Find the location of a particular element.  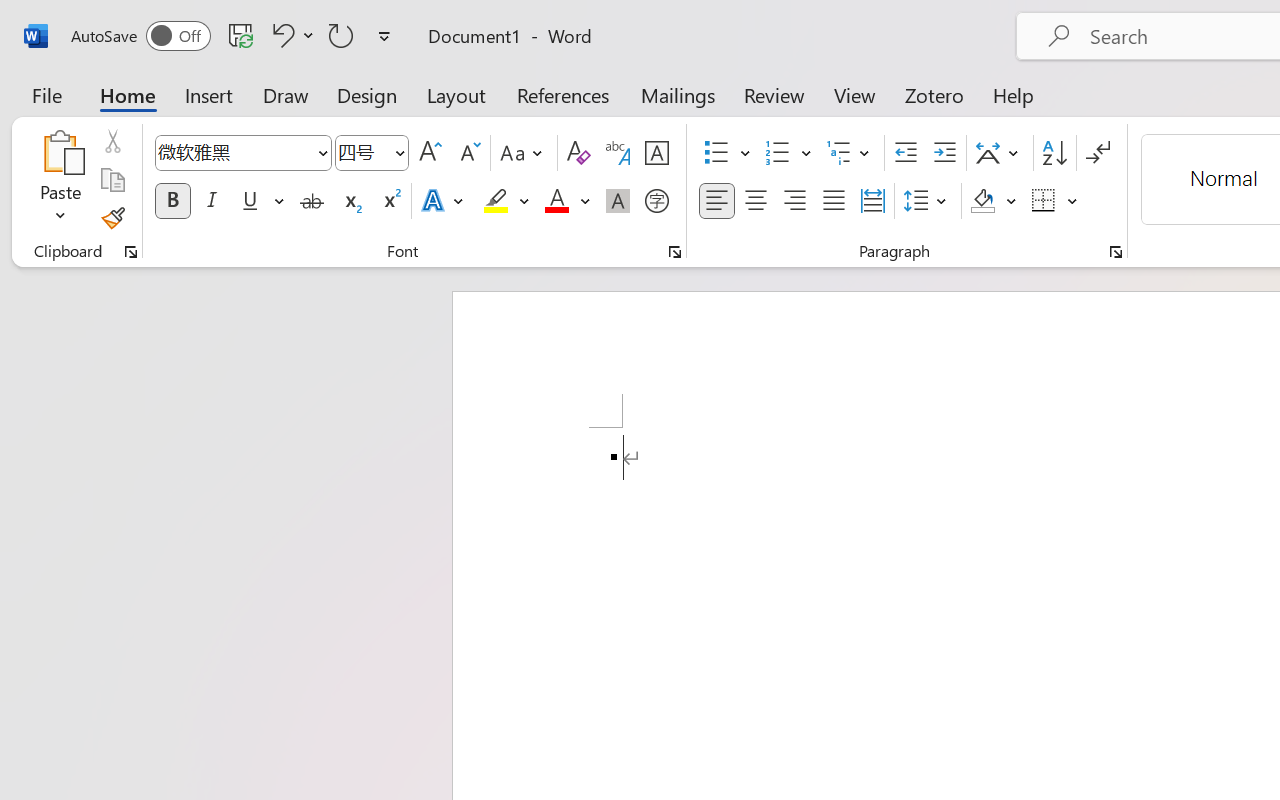

'Undo <ApplyStyleToDoc>b__0' is located at coordinates (279, 34).